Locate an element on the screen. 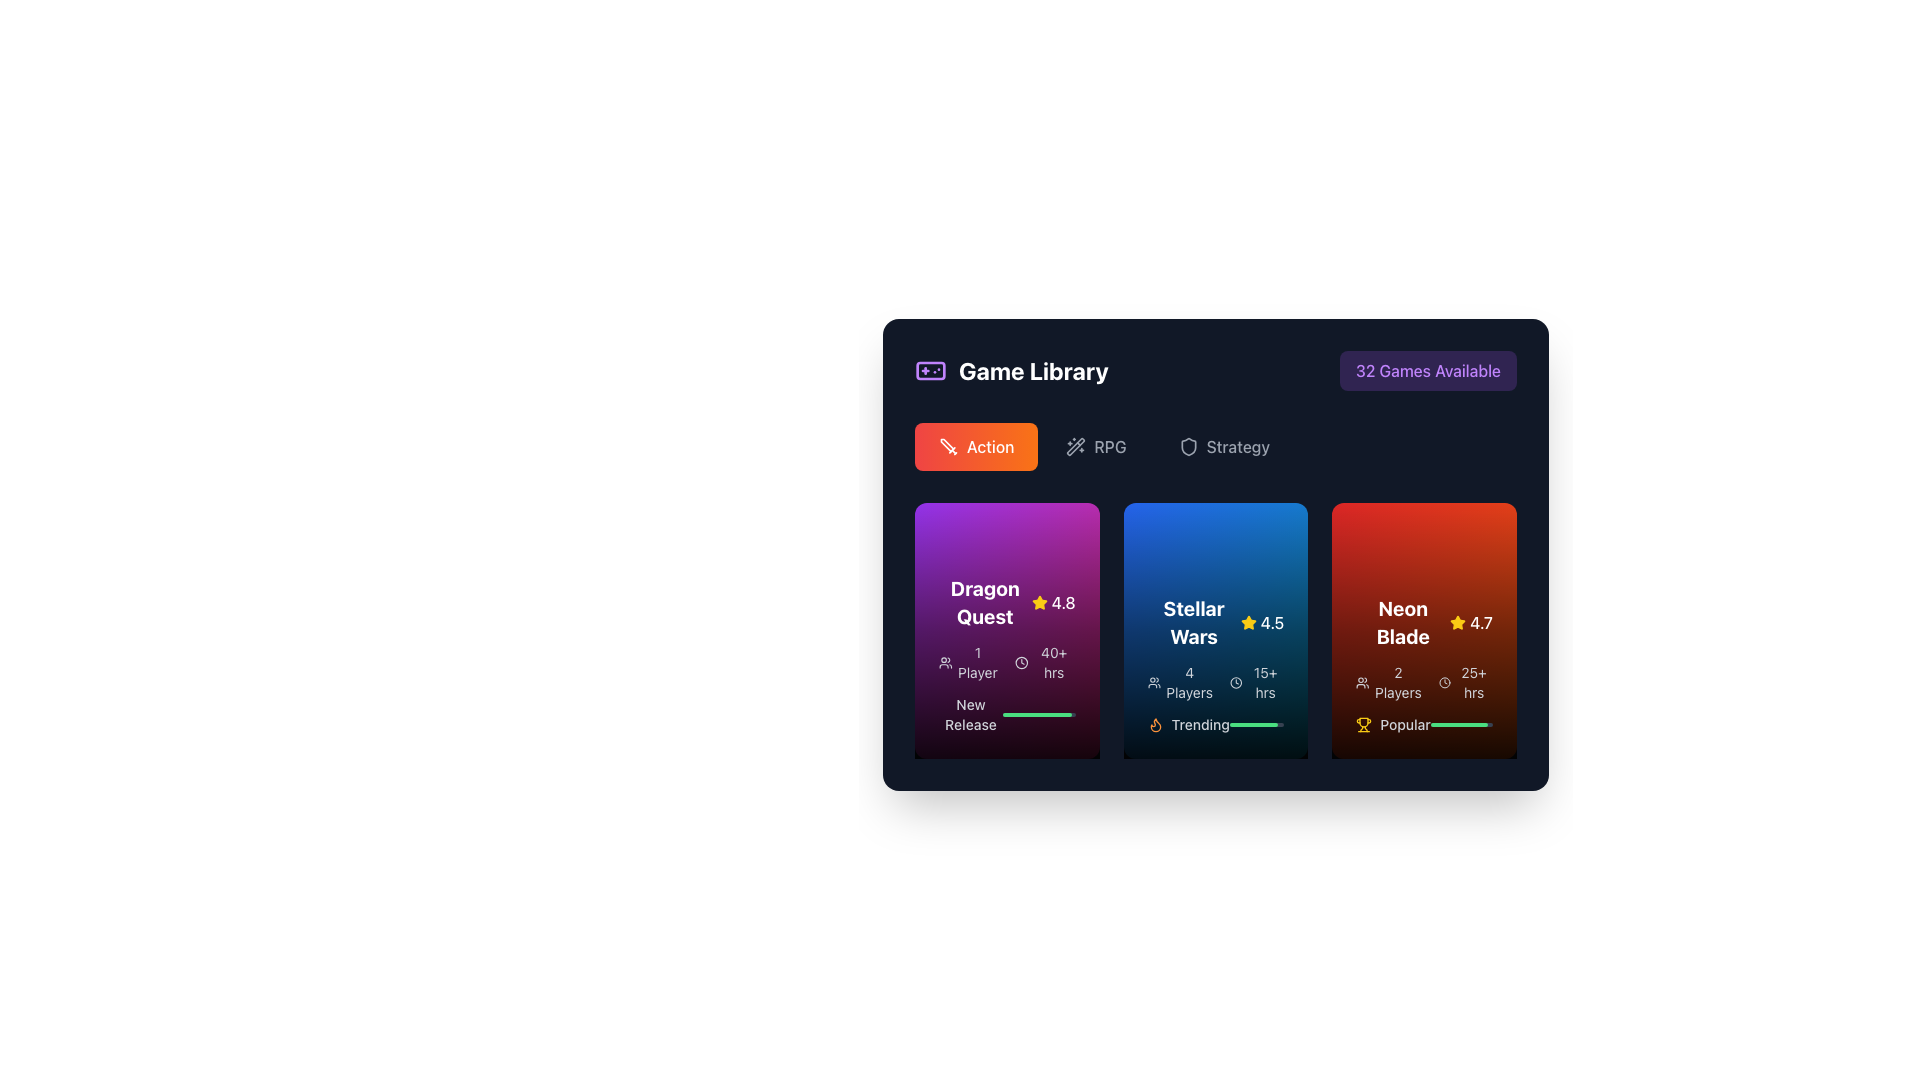 The image size is (1920, 1080). the Background Rectangle that serves as the structural base for the game controller icon next to the 'Game Library' header is located at coordinates (930, 370).